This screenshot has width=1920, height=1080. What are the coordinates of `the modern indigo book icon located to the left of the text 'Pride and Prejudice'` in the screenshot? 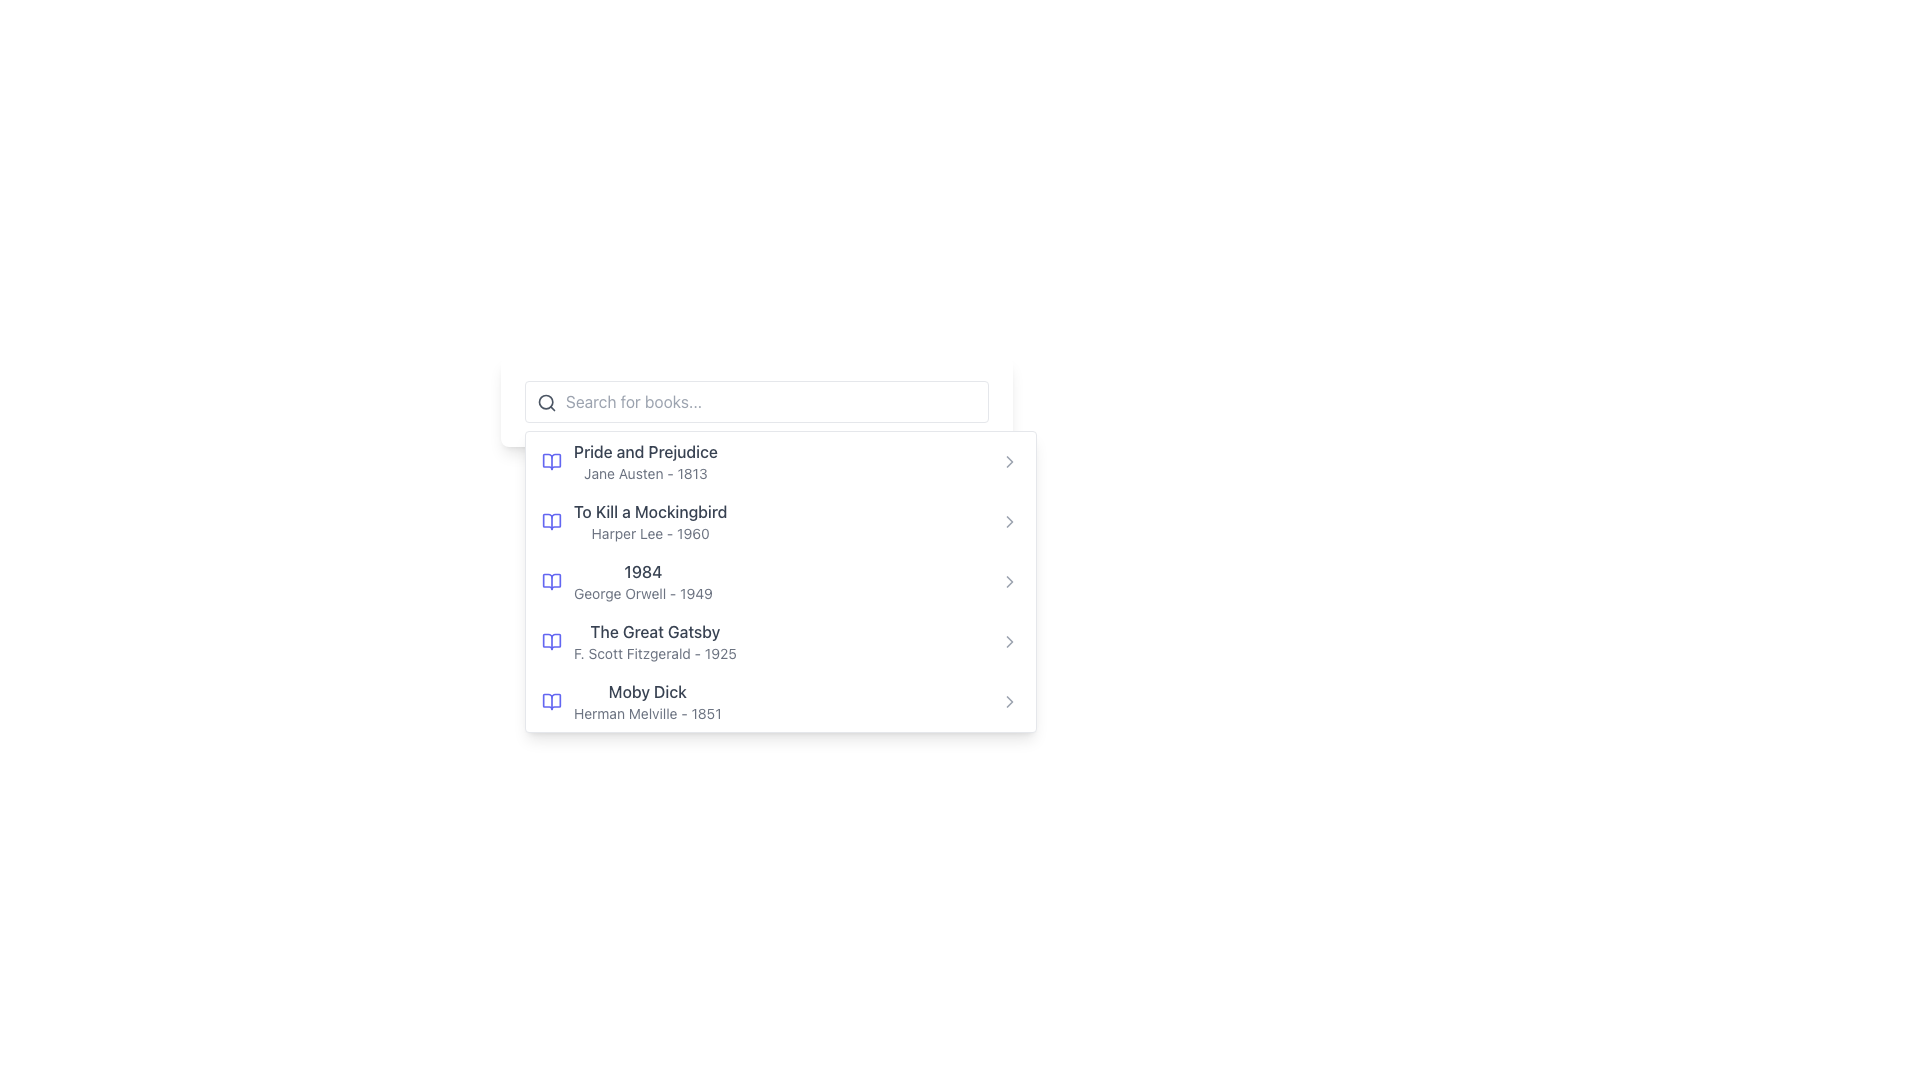 It's located at (552, 462).